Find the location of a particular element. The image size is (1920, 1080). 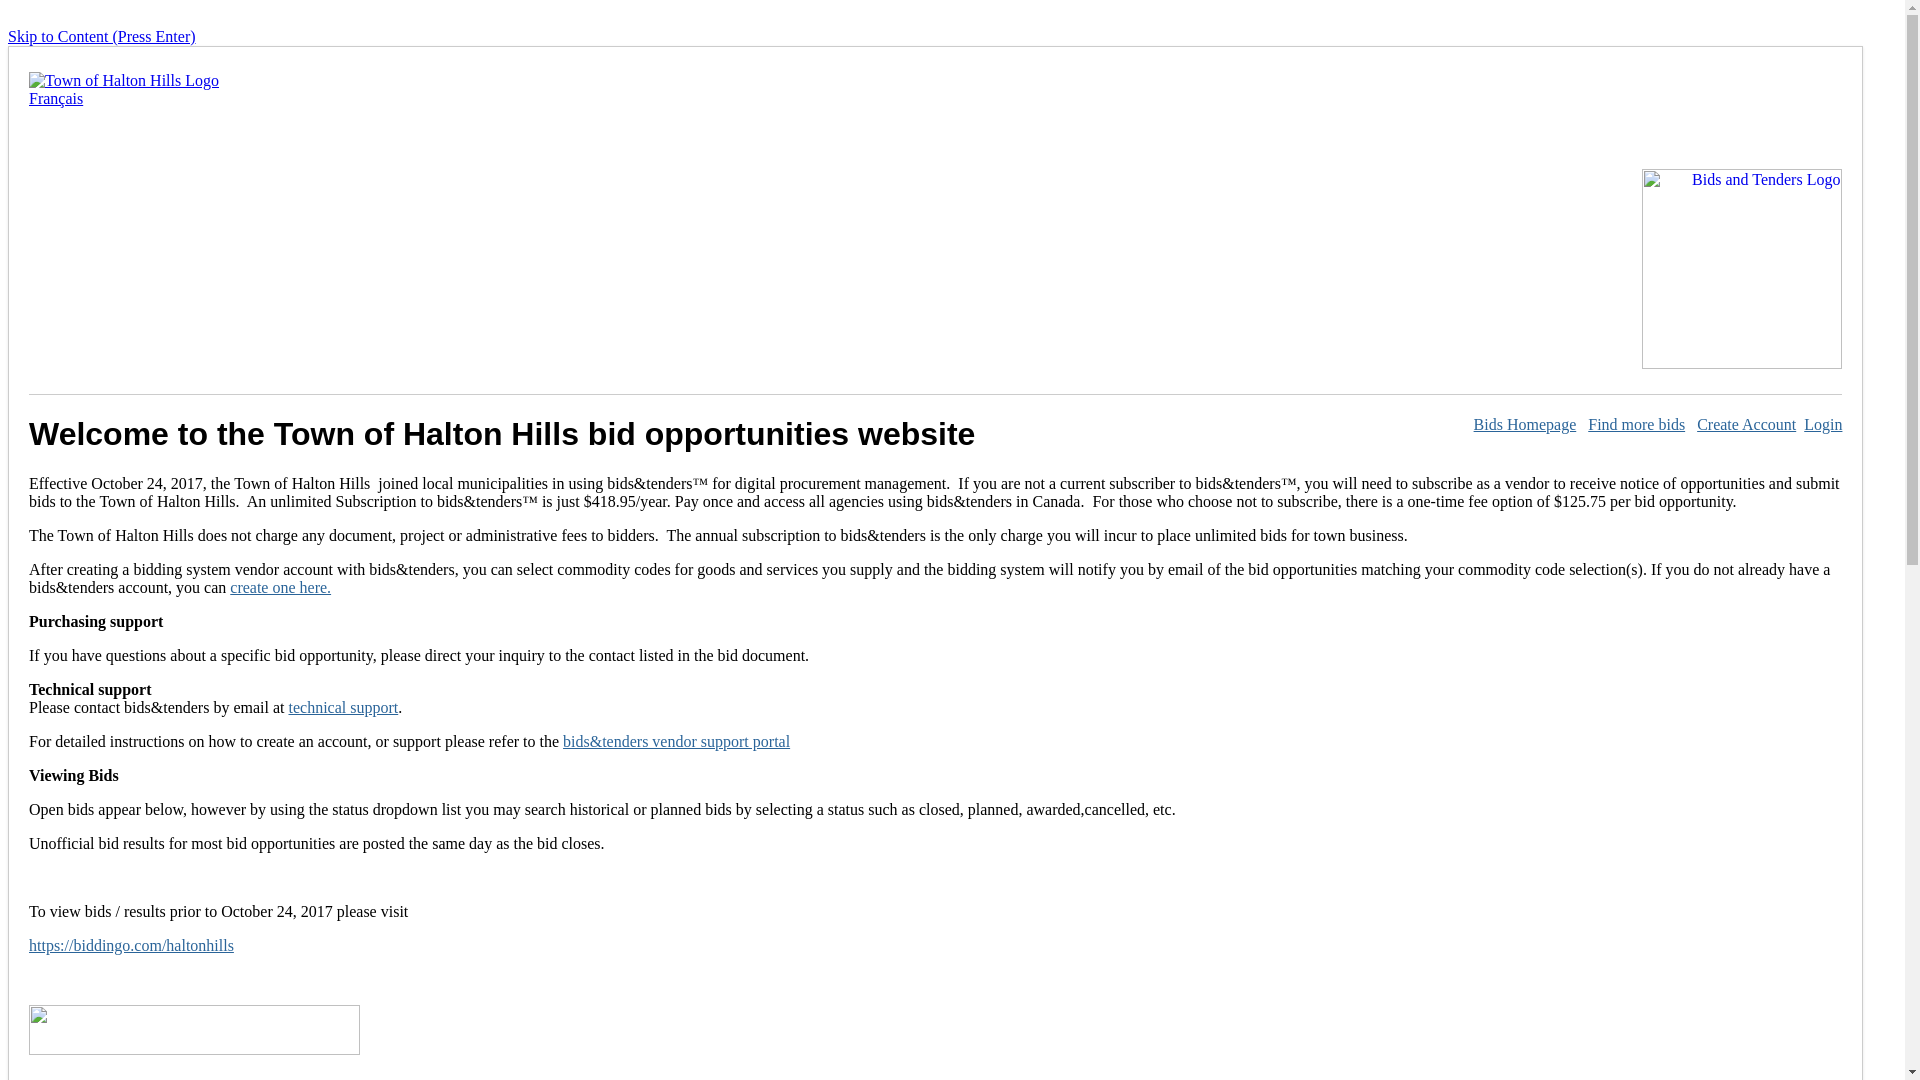

'bids&tenders vendor support portal' is located at coordinates (561, 741).